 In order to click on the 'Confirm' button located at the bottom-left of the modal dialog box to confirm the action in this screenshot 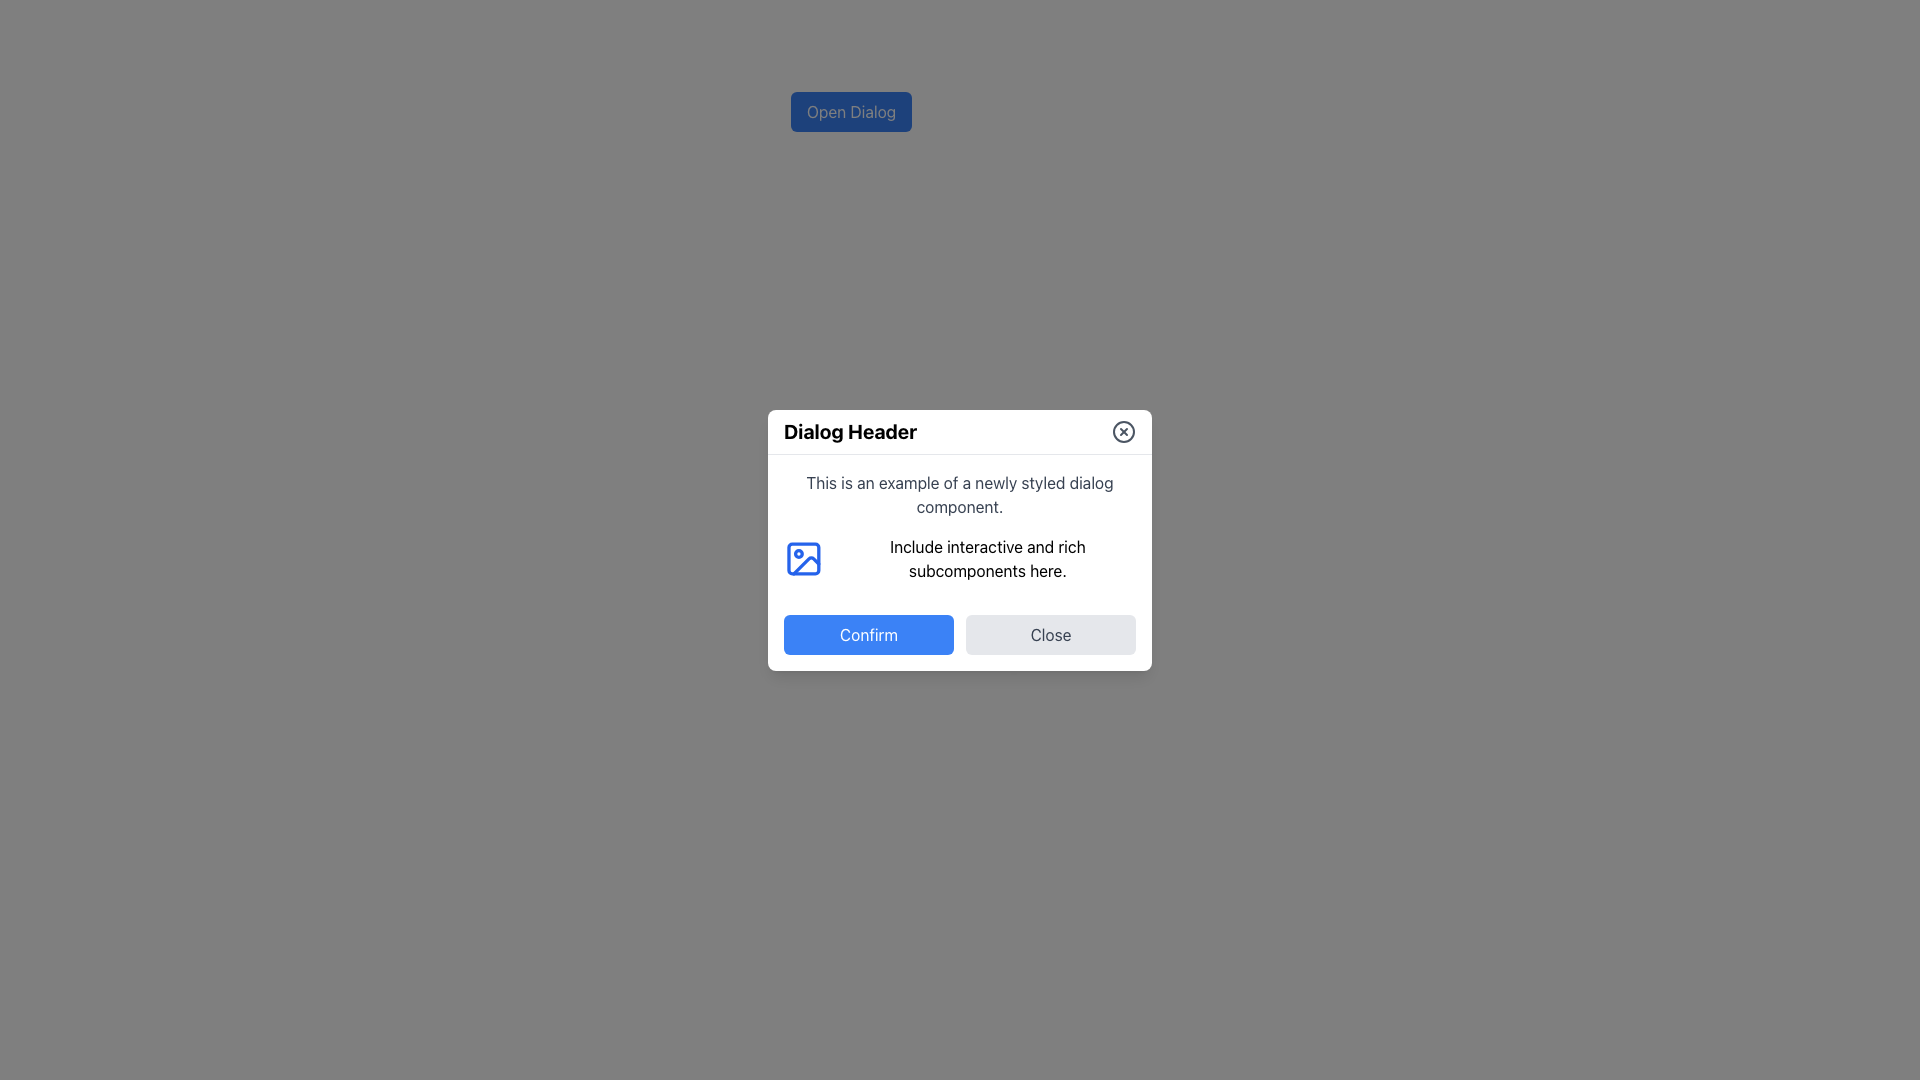, I will do `click(868, 634)`.